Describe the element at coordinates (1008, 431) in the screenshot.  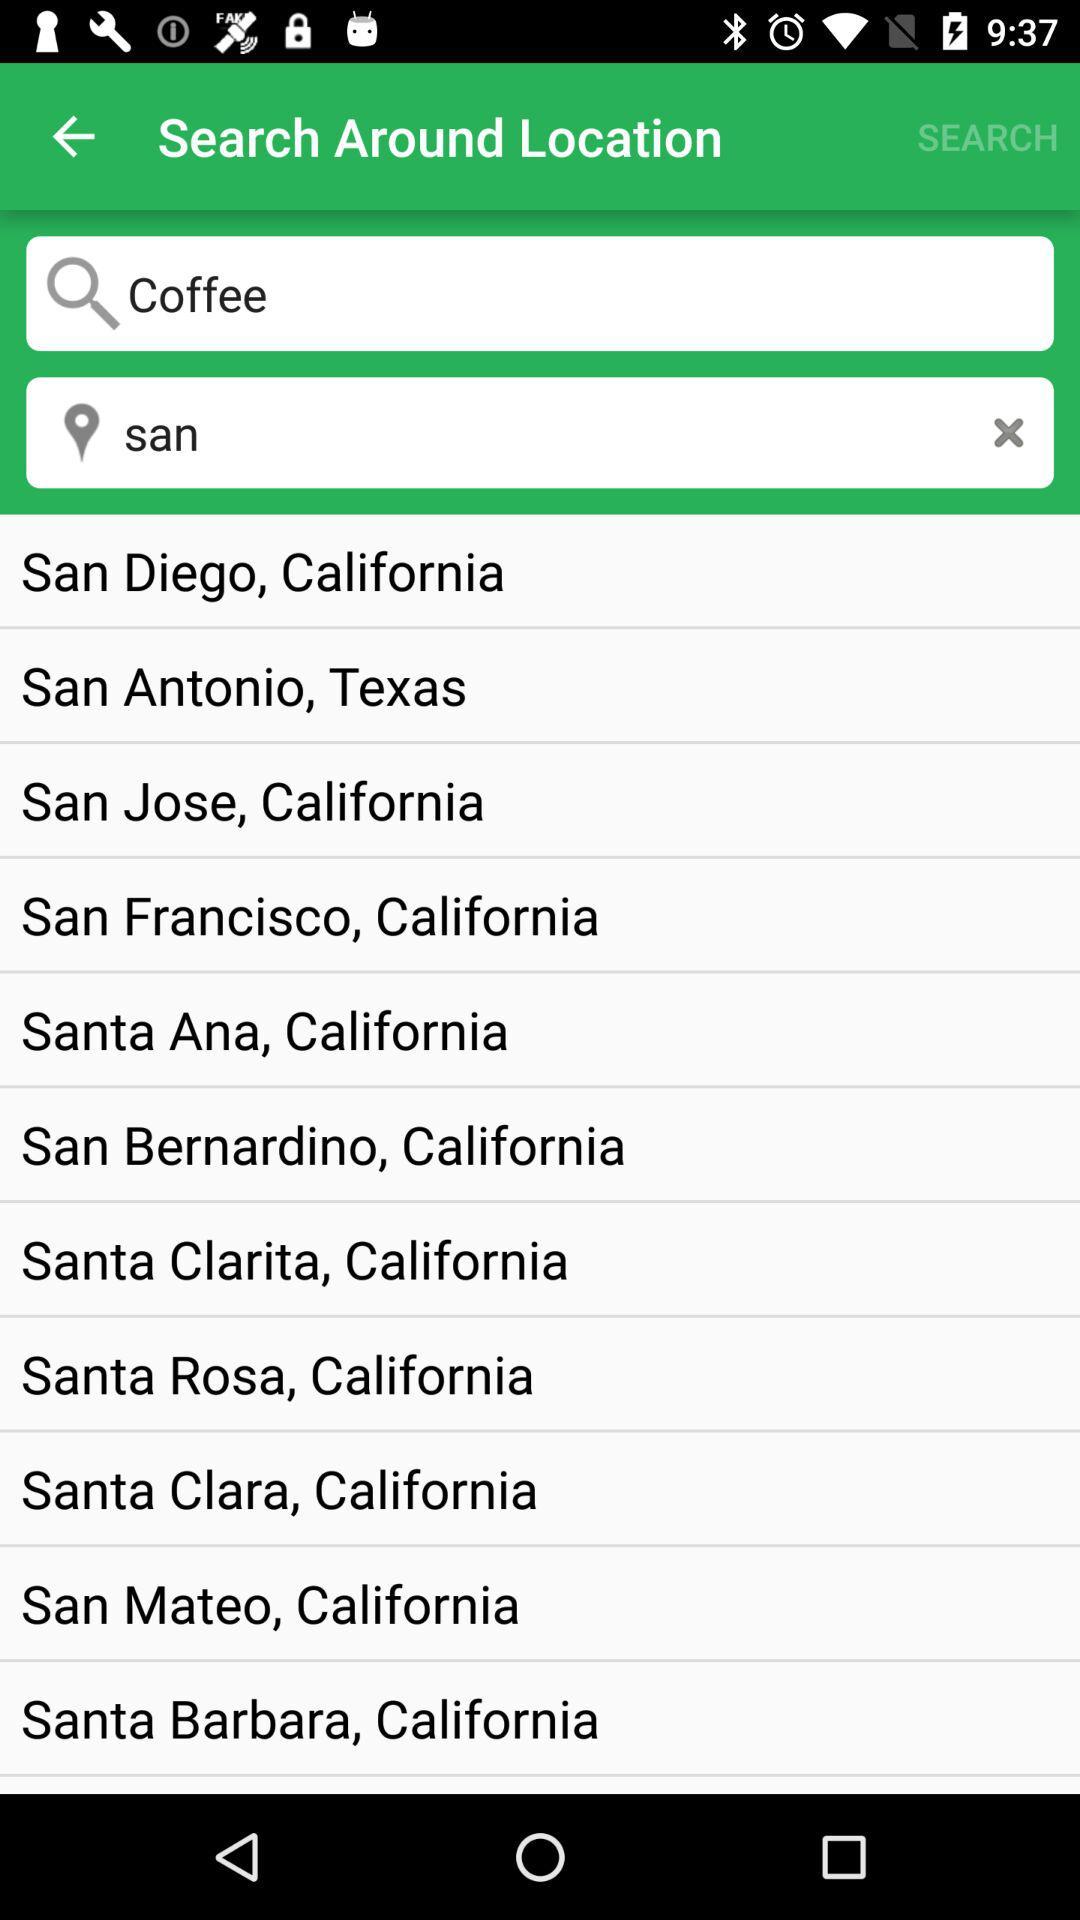
I see `icon below coffee item` at that location.